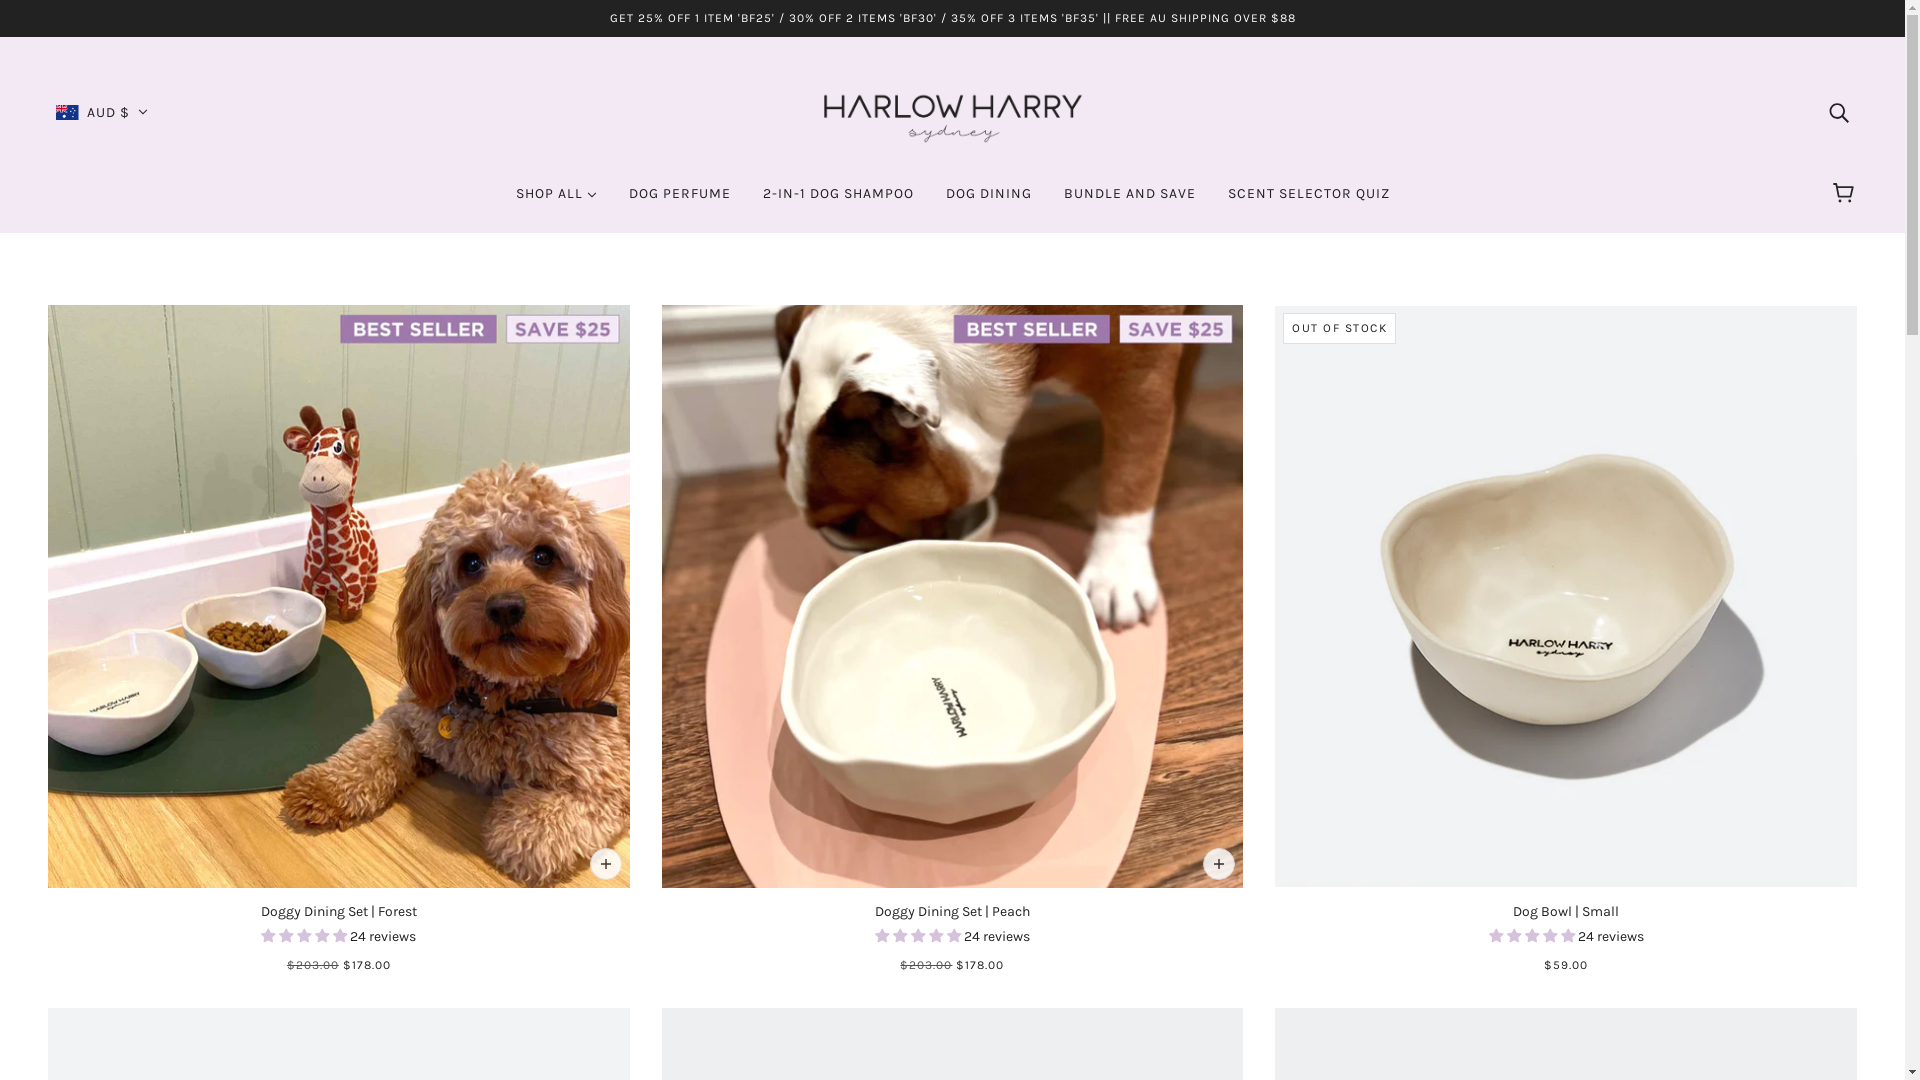  Describe the element at coordinates (1309, 201) in the screenshot. I see `'SCENT SELECTOR QUIZ'` at that location.